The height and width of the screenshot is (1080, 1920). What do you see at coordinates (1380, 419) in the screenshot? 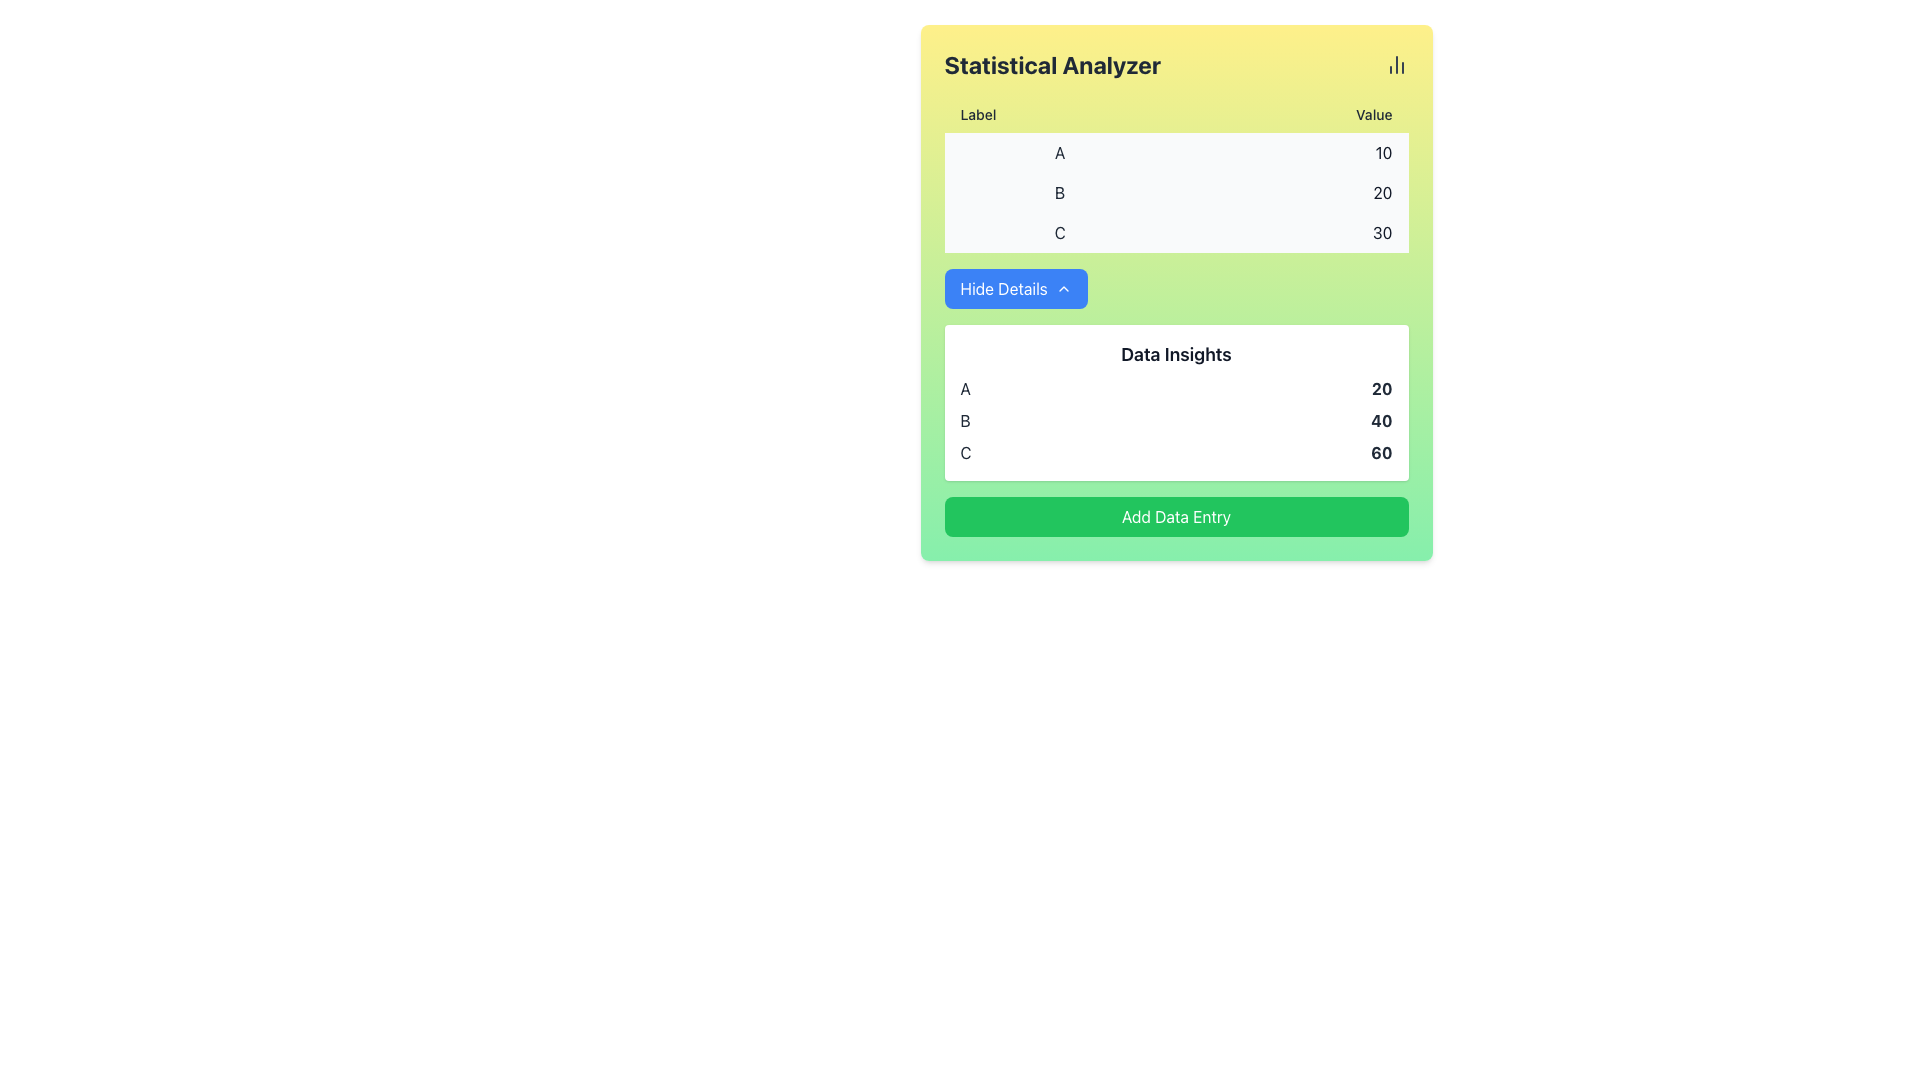
I see `the text label displaying the numerical value associated with 'B' in the 'Data Insights' section, located next to the value '20' and preceding '60'` at bounding box center [1380, 419].